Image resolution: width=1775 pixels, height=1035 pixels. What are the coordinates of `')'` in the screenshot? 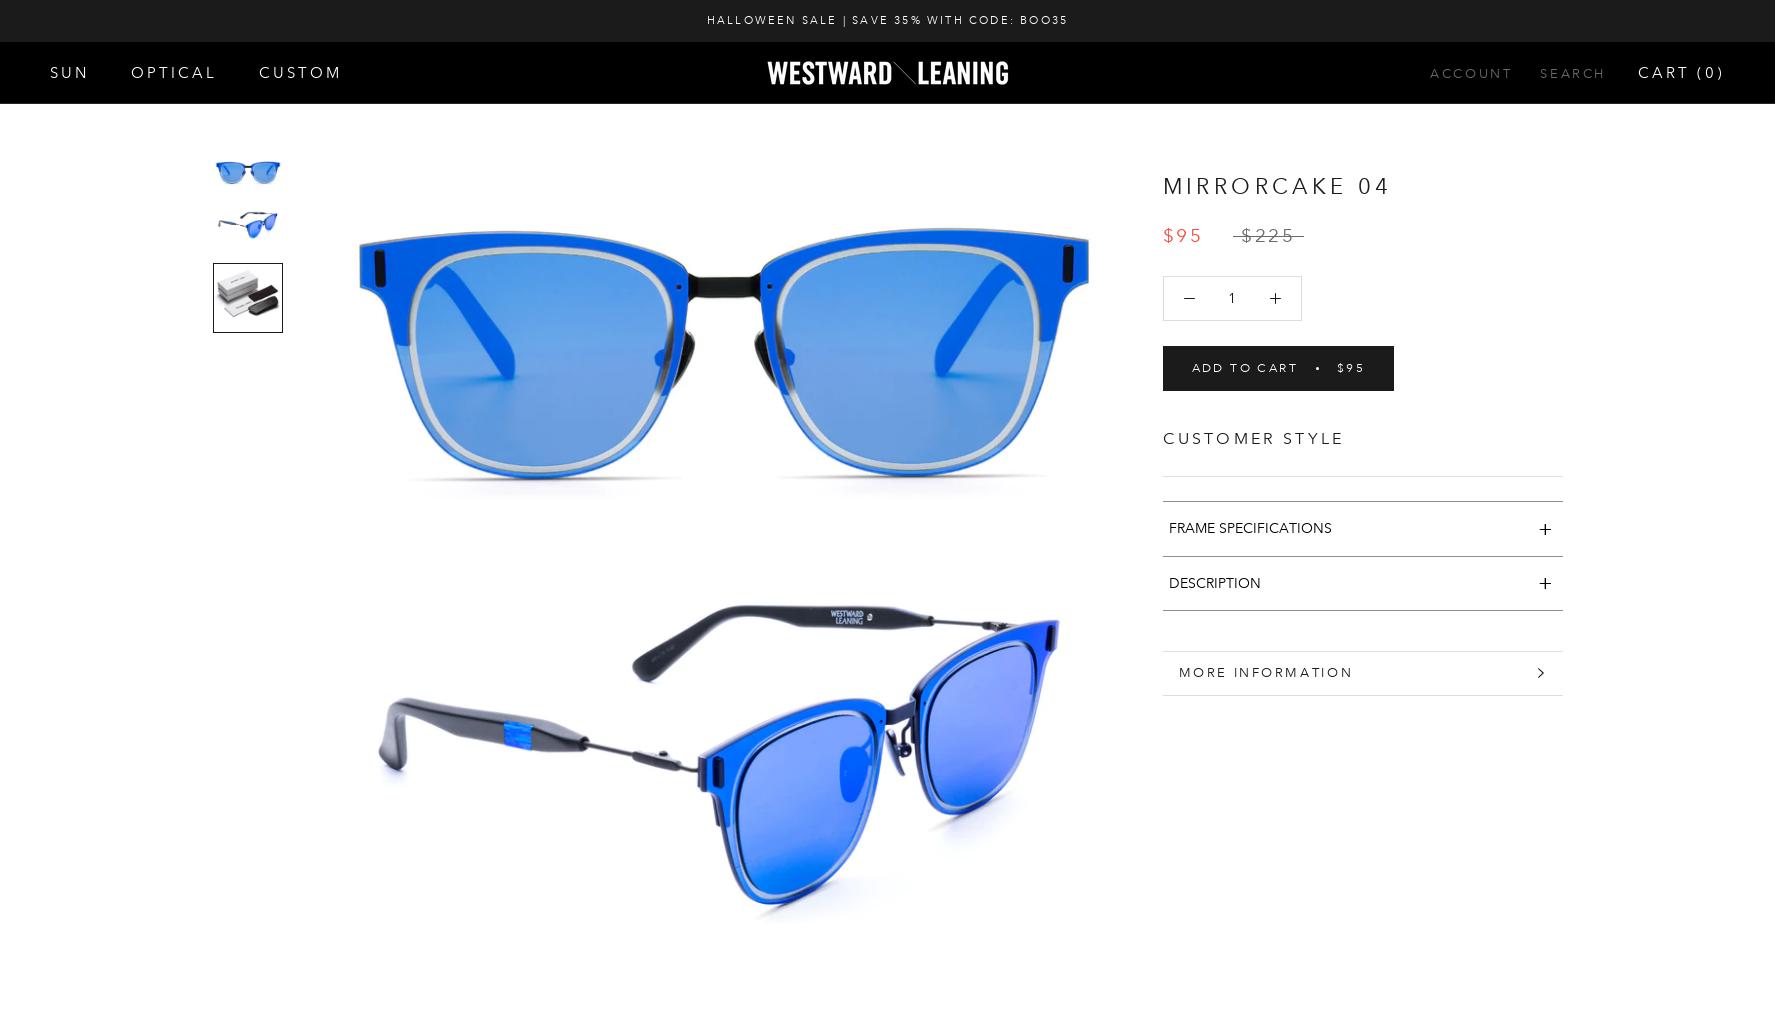 It's located at (1721, 72).